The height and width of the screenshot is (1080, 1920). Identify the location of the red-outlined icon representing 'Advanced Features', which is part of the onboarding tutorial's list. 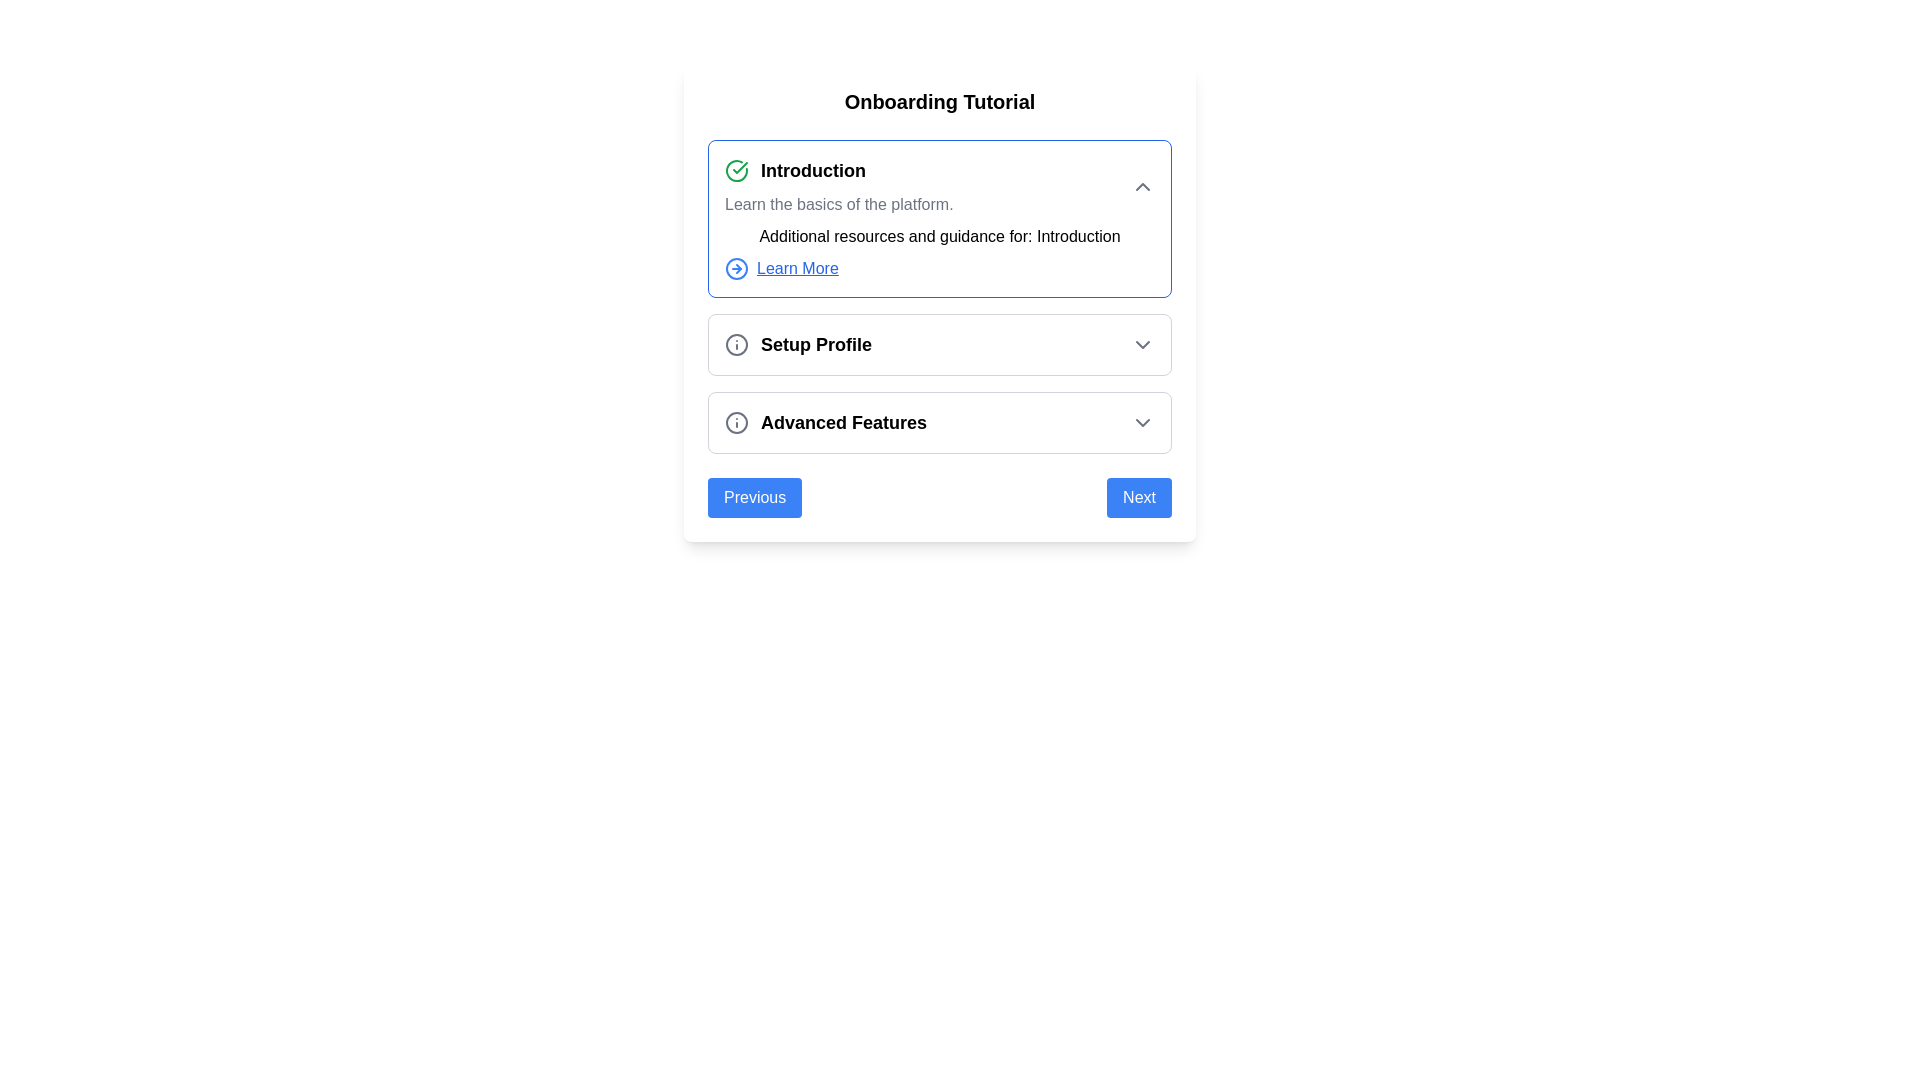
(736, 422).